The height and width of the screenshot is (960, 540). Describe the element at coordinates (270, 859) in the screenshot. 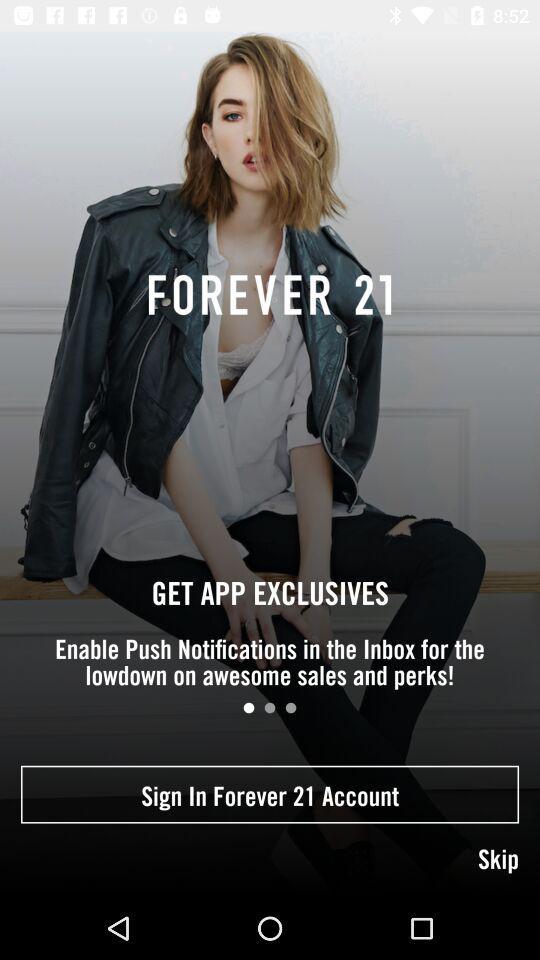

I see `skip icon` at that location.